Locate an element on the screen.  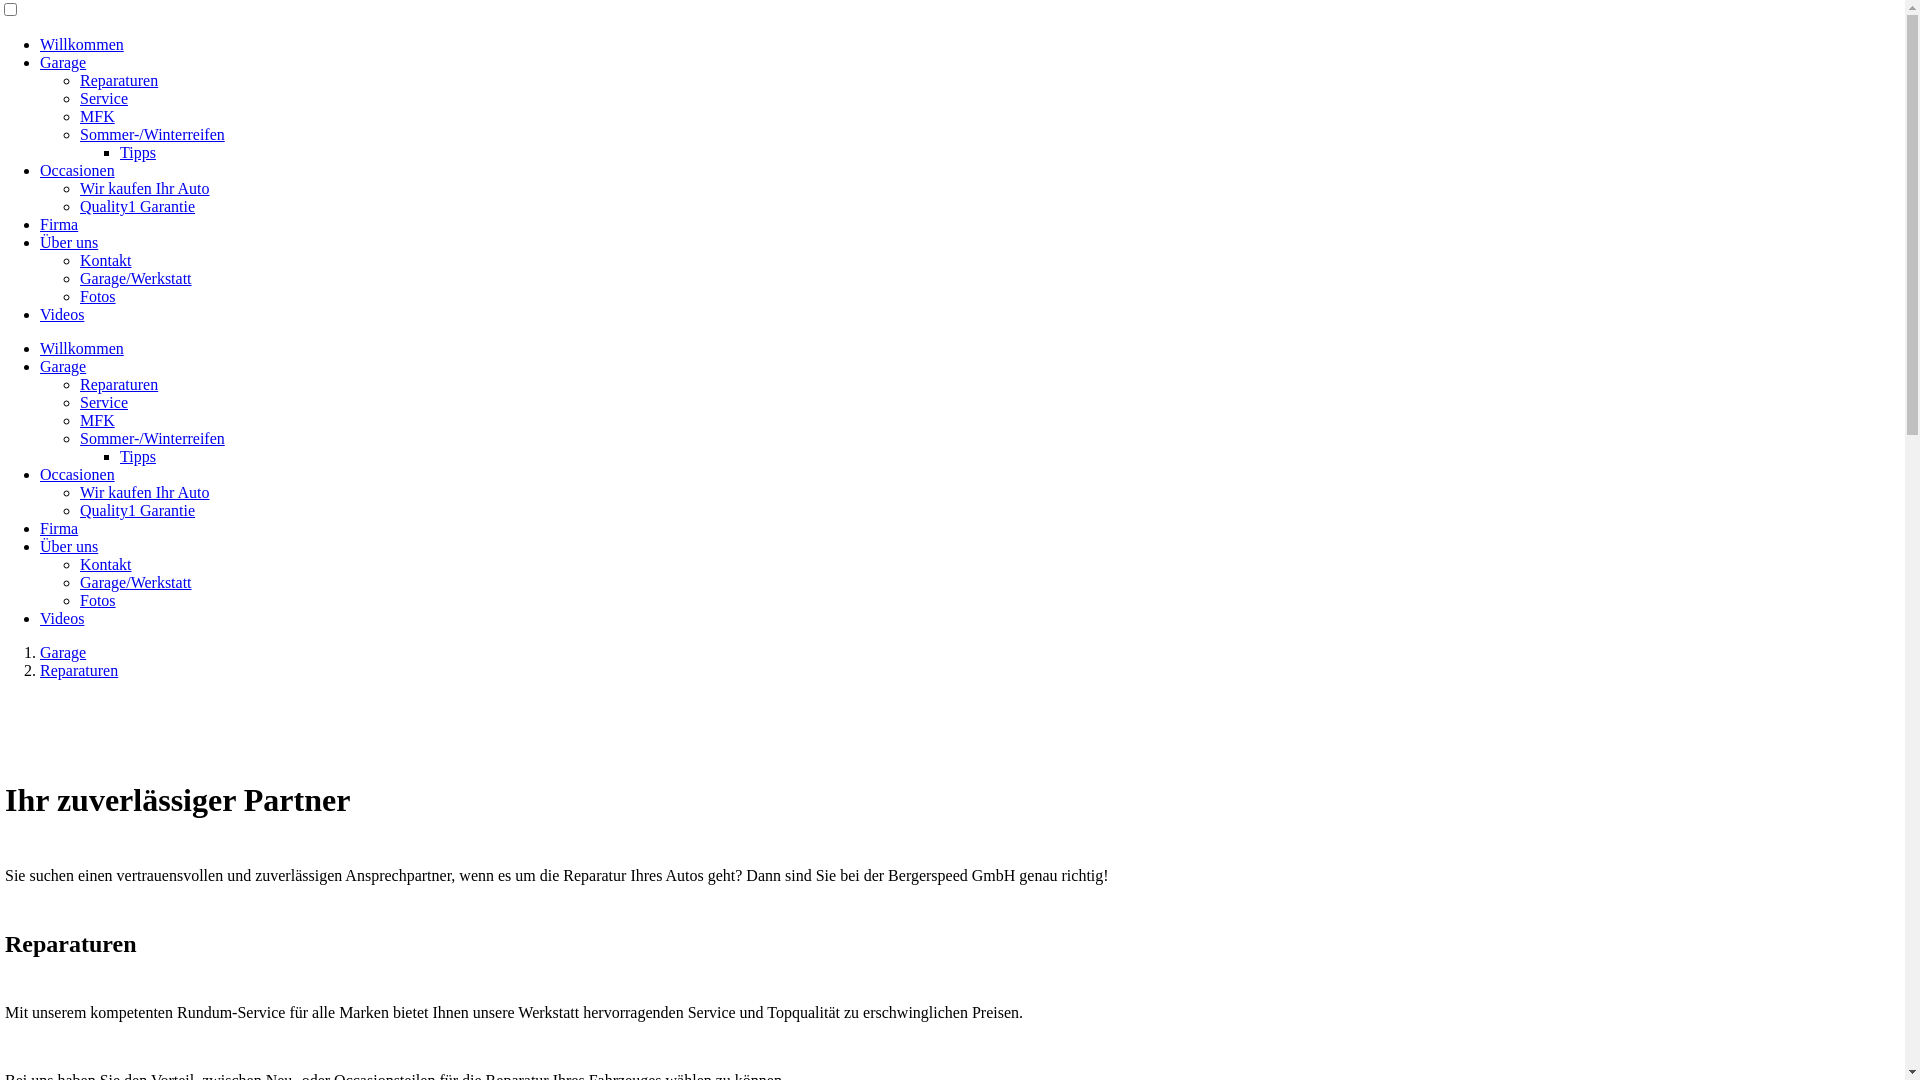
'Occasionen' is located at coordinates (77, 169).